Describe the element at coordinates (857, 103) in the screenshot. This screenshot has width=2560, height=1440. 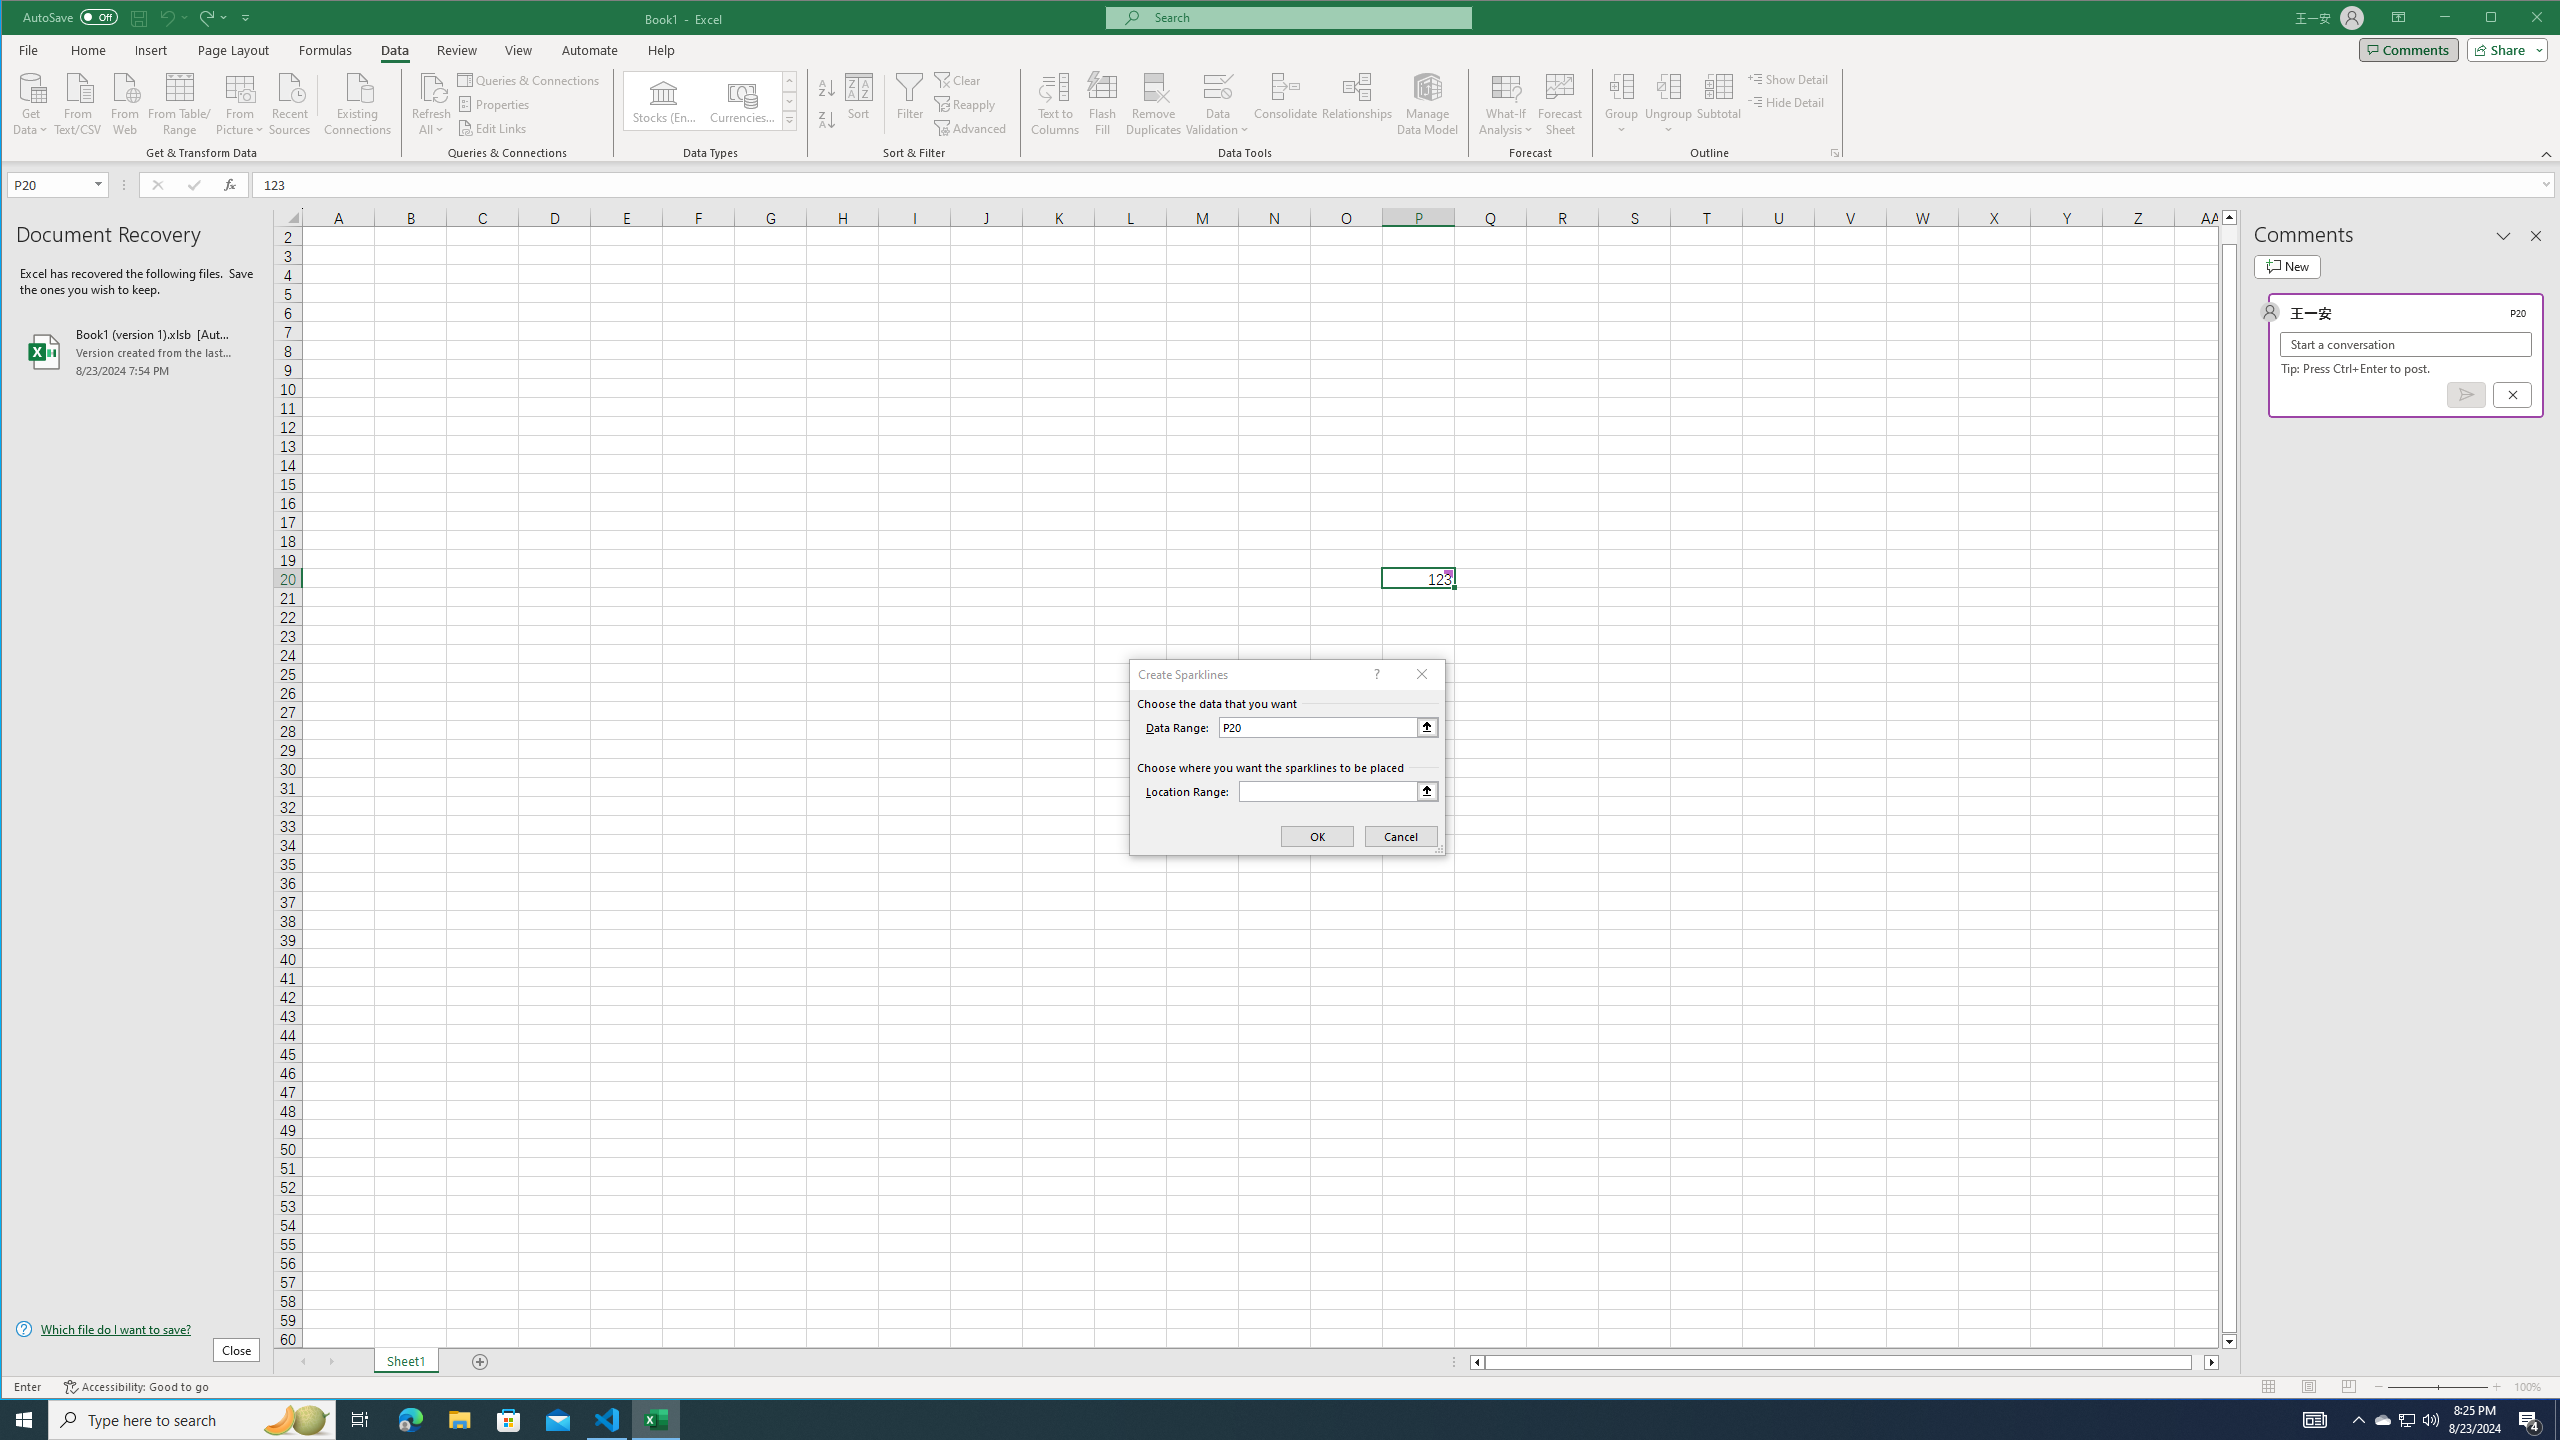
I see `'Sort...'` at that location.